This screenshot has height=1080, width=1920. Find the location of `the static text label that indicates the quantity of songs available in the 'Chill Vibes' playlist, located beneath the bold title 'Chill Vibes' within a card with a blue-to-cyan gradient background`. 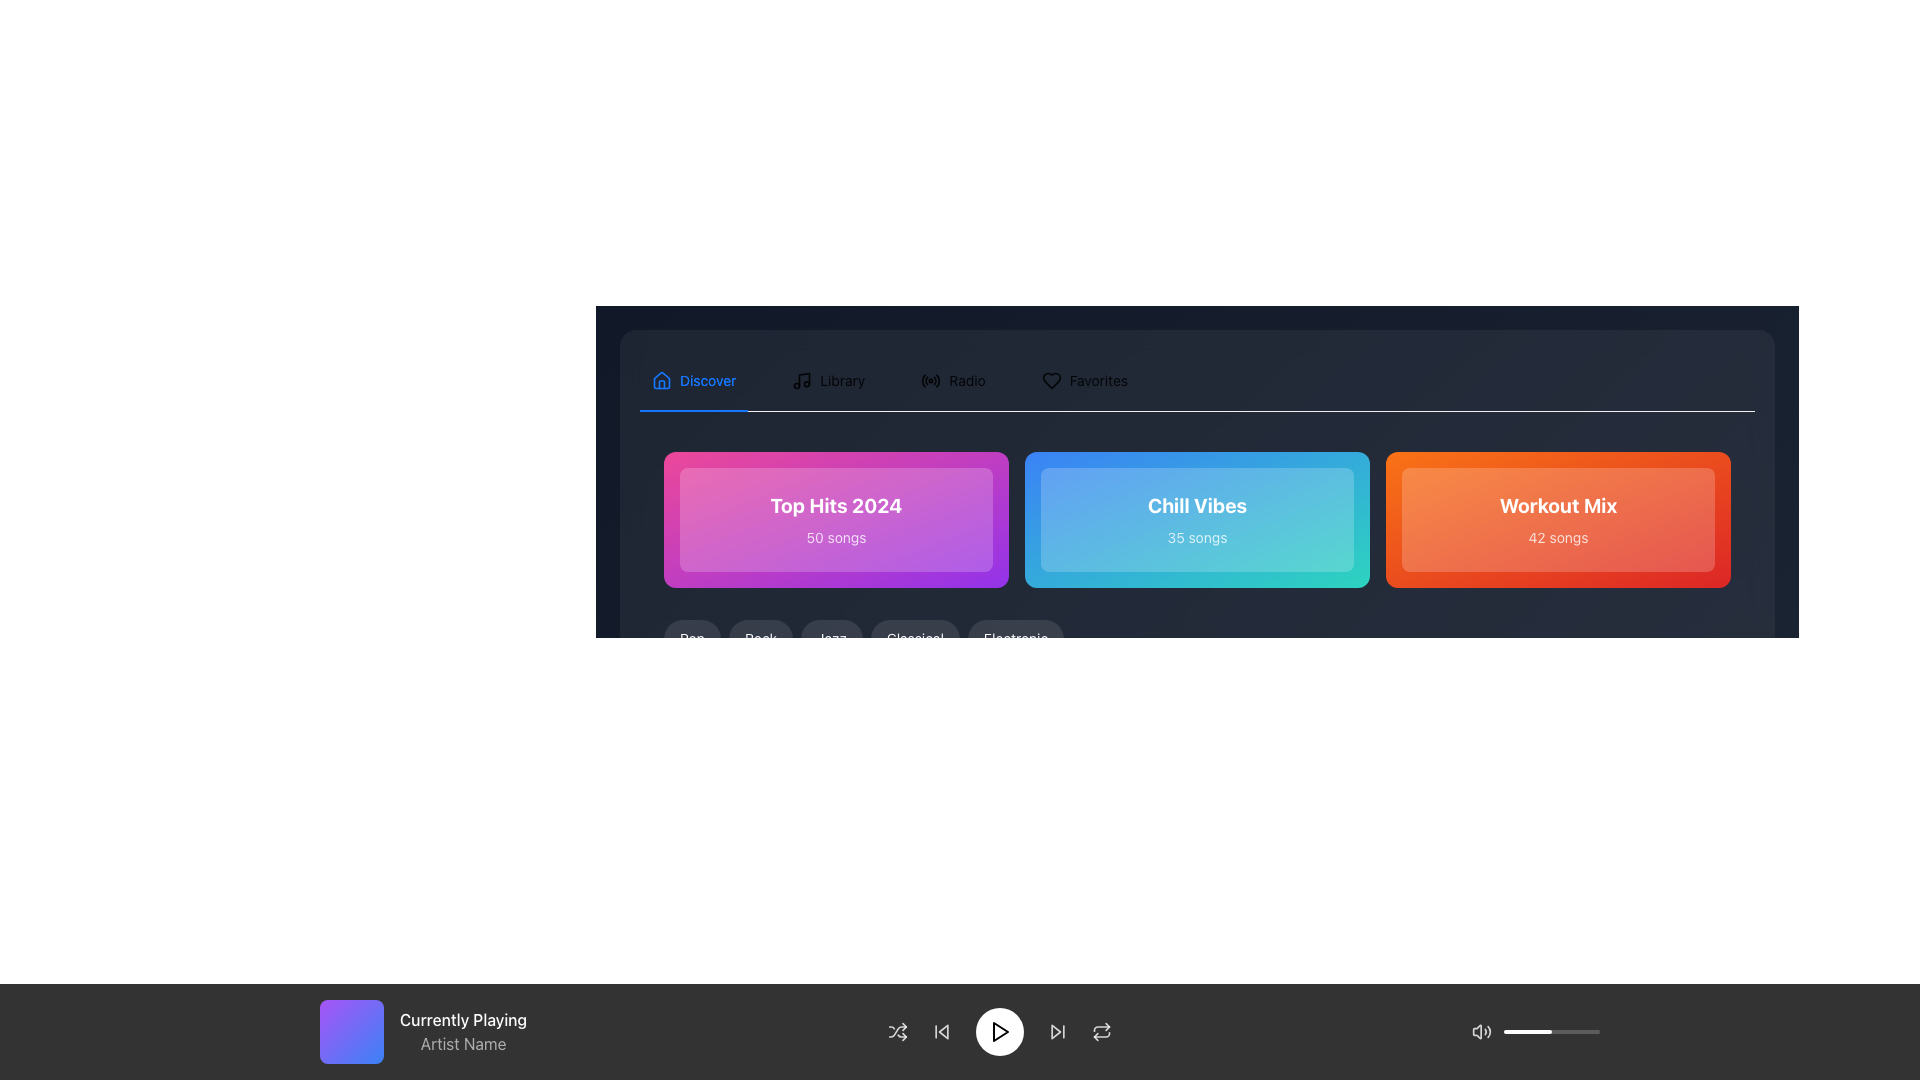

the static text label that indicates the quantity of songs available in the 'Chill Vibes' playlist, located beneath the bold title 'Chill Vibes' within a card with a blue-to-cyan gradient background is located at coordinates (1197, 536).